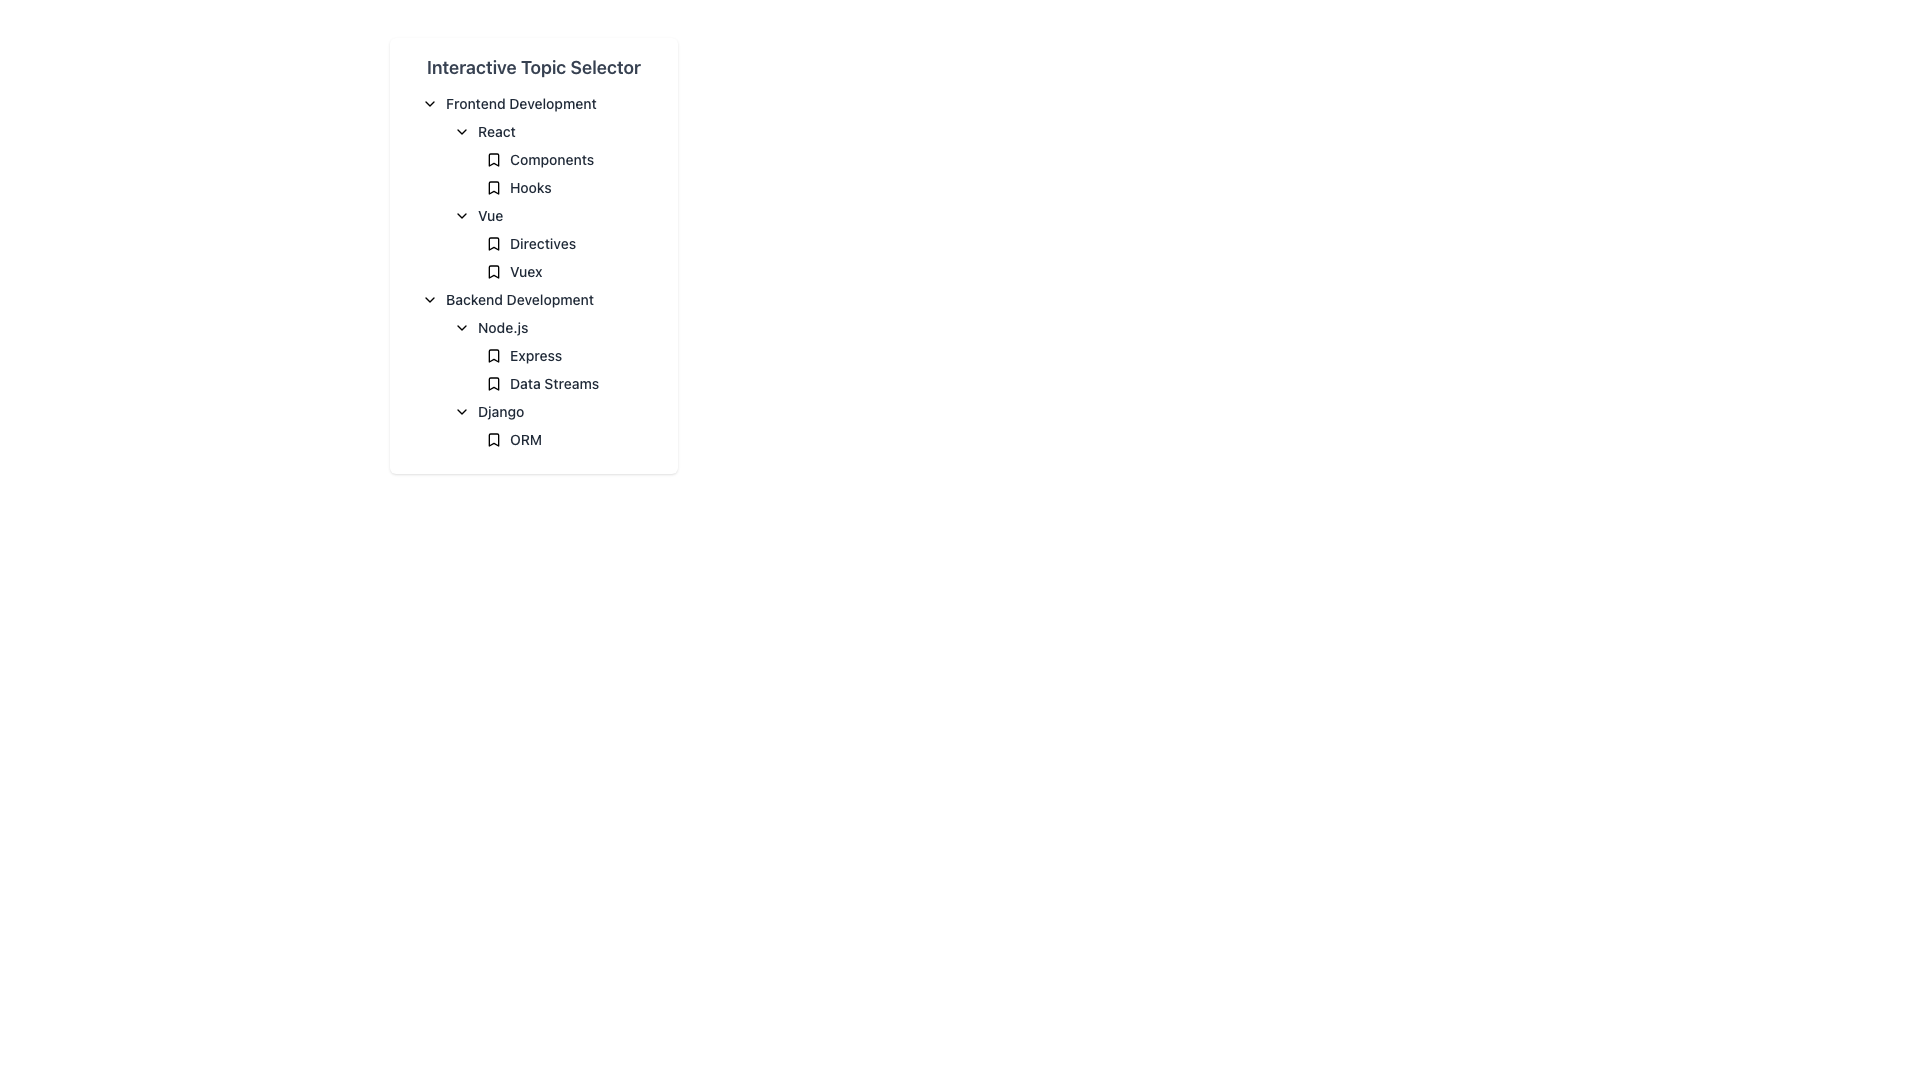 This screenshot has width=1920, height=1080. What do you see at coordinates (494, 438) in the screenshot?
I see `the bookmark icon shaped like a ribbon, which is outlined with a black stroke and located to the left of the text 'ORM' under the 'Django' topic in the 'Backend Development' category` at bounding box center [494, 438].